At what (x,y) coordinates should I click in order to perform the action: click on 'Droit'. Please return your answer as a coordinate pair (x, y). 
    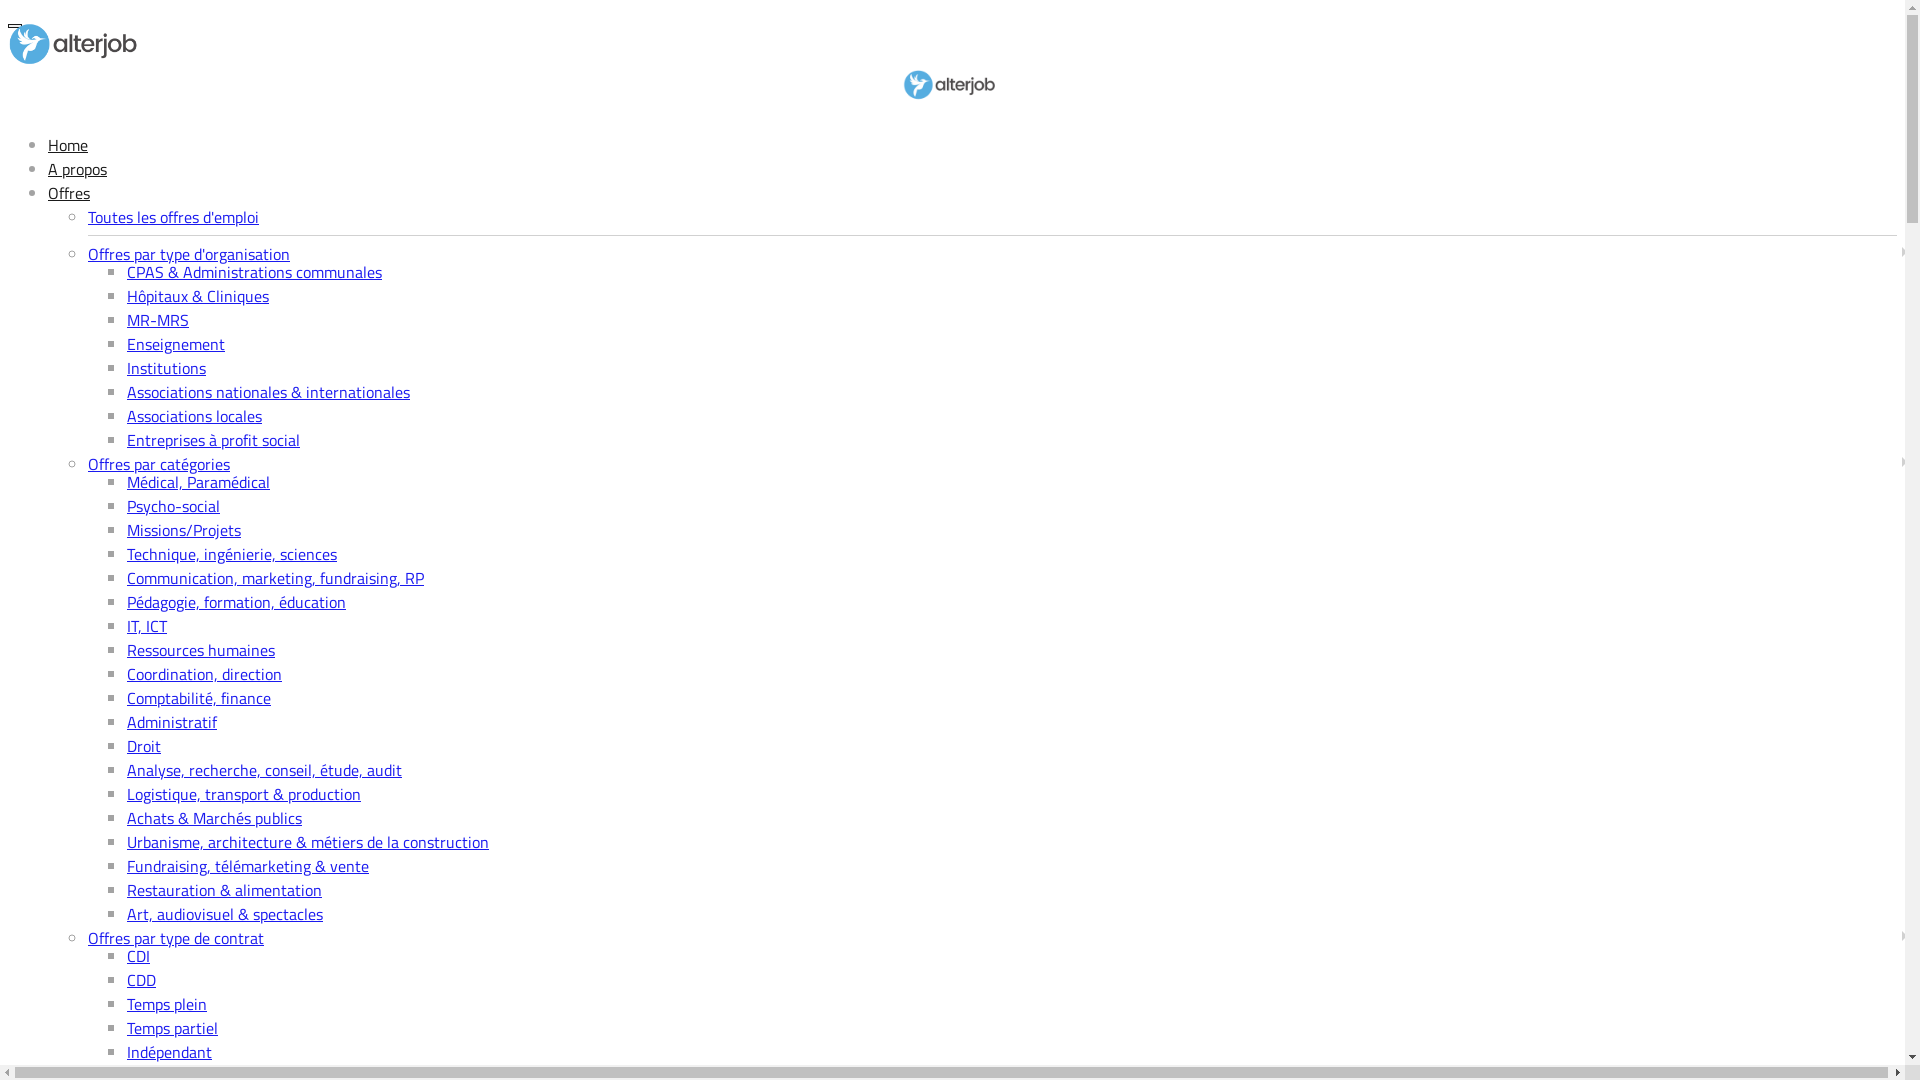
    Looking at the image, I should click on (143, 745).